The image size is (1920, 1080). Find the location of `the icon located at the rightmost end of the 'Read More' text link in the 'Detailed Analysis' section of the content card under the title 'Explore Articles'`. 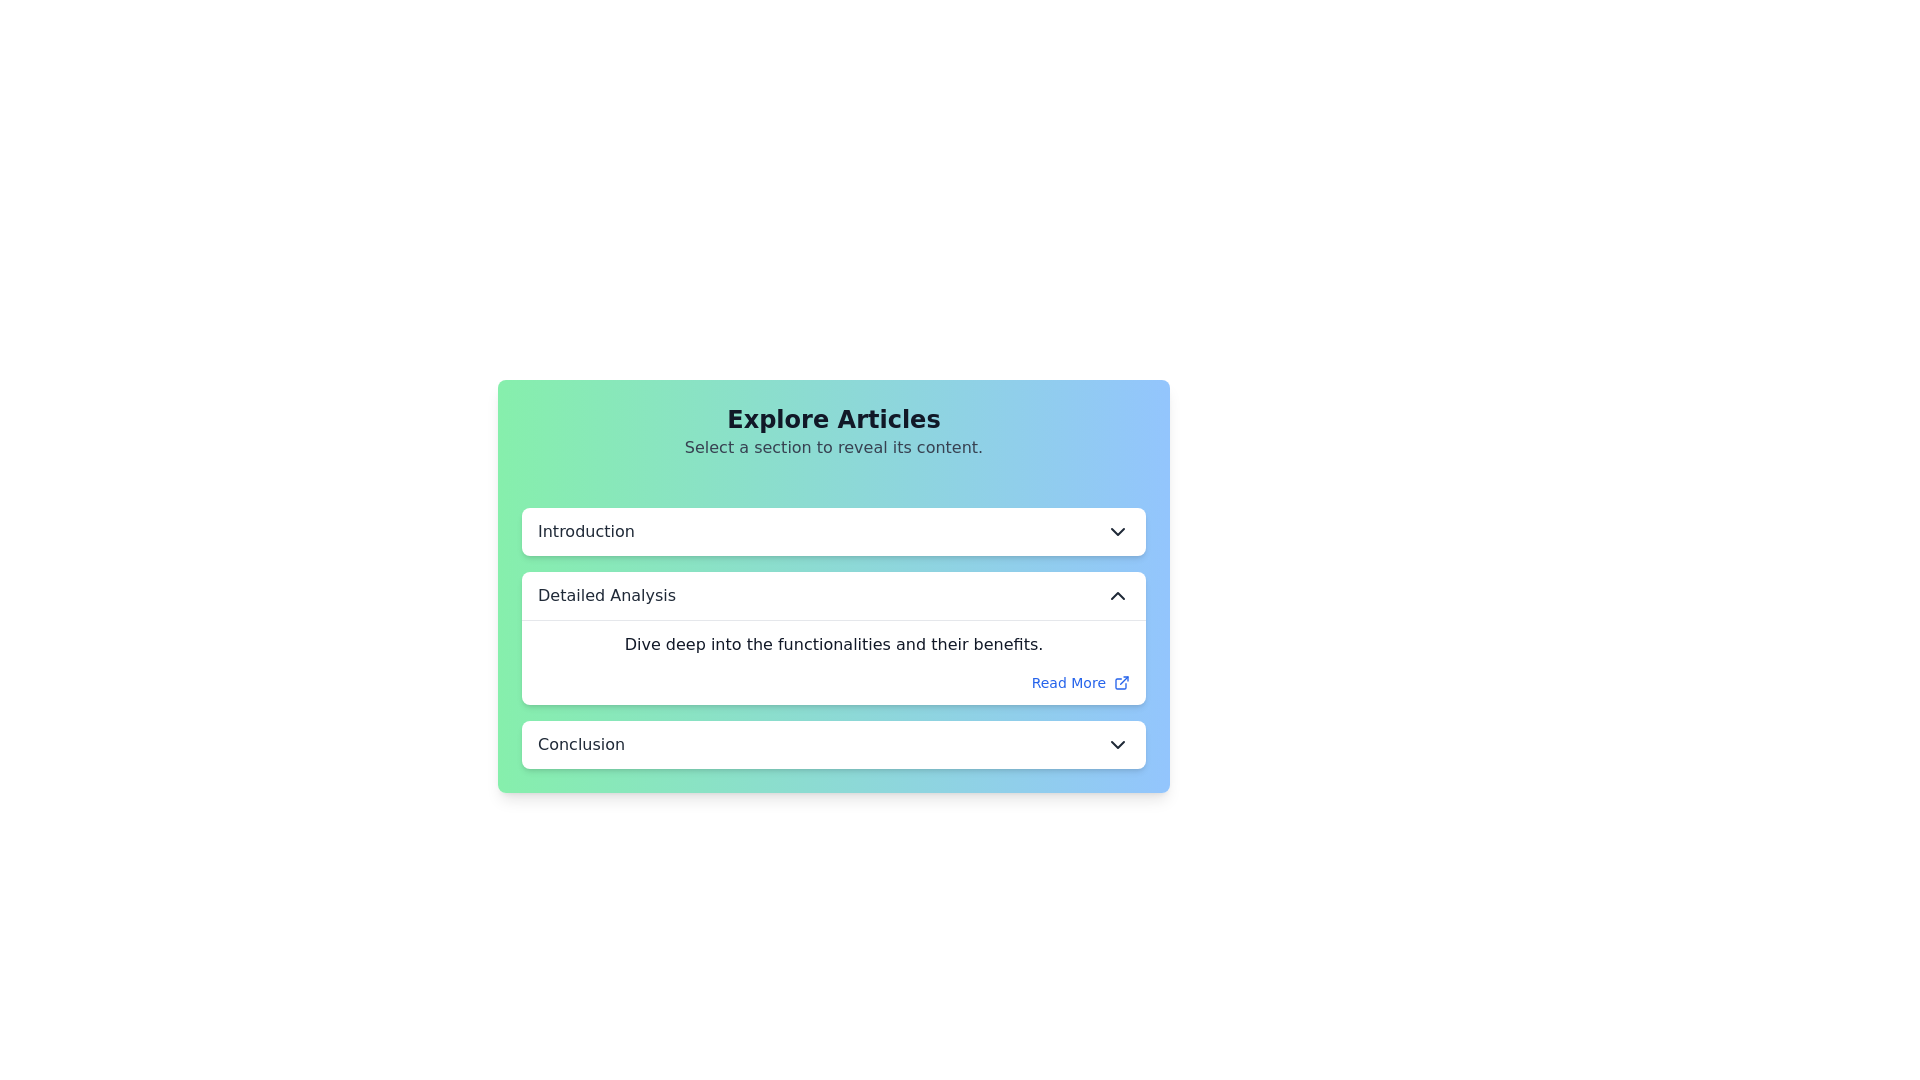

the icon located at the rightmost end of the 'Read More' text link in the 'Detailed Analysis' section of the content card under the title 'Explore Articles' is located at coordinates (1122, 681).